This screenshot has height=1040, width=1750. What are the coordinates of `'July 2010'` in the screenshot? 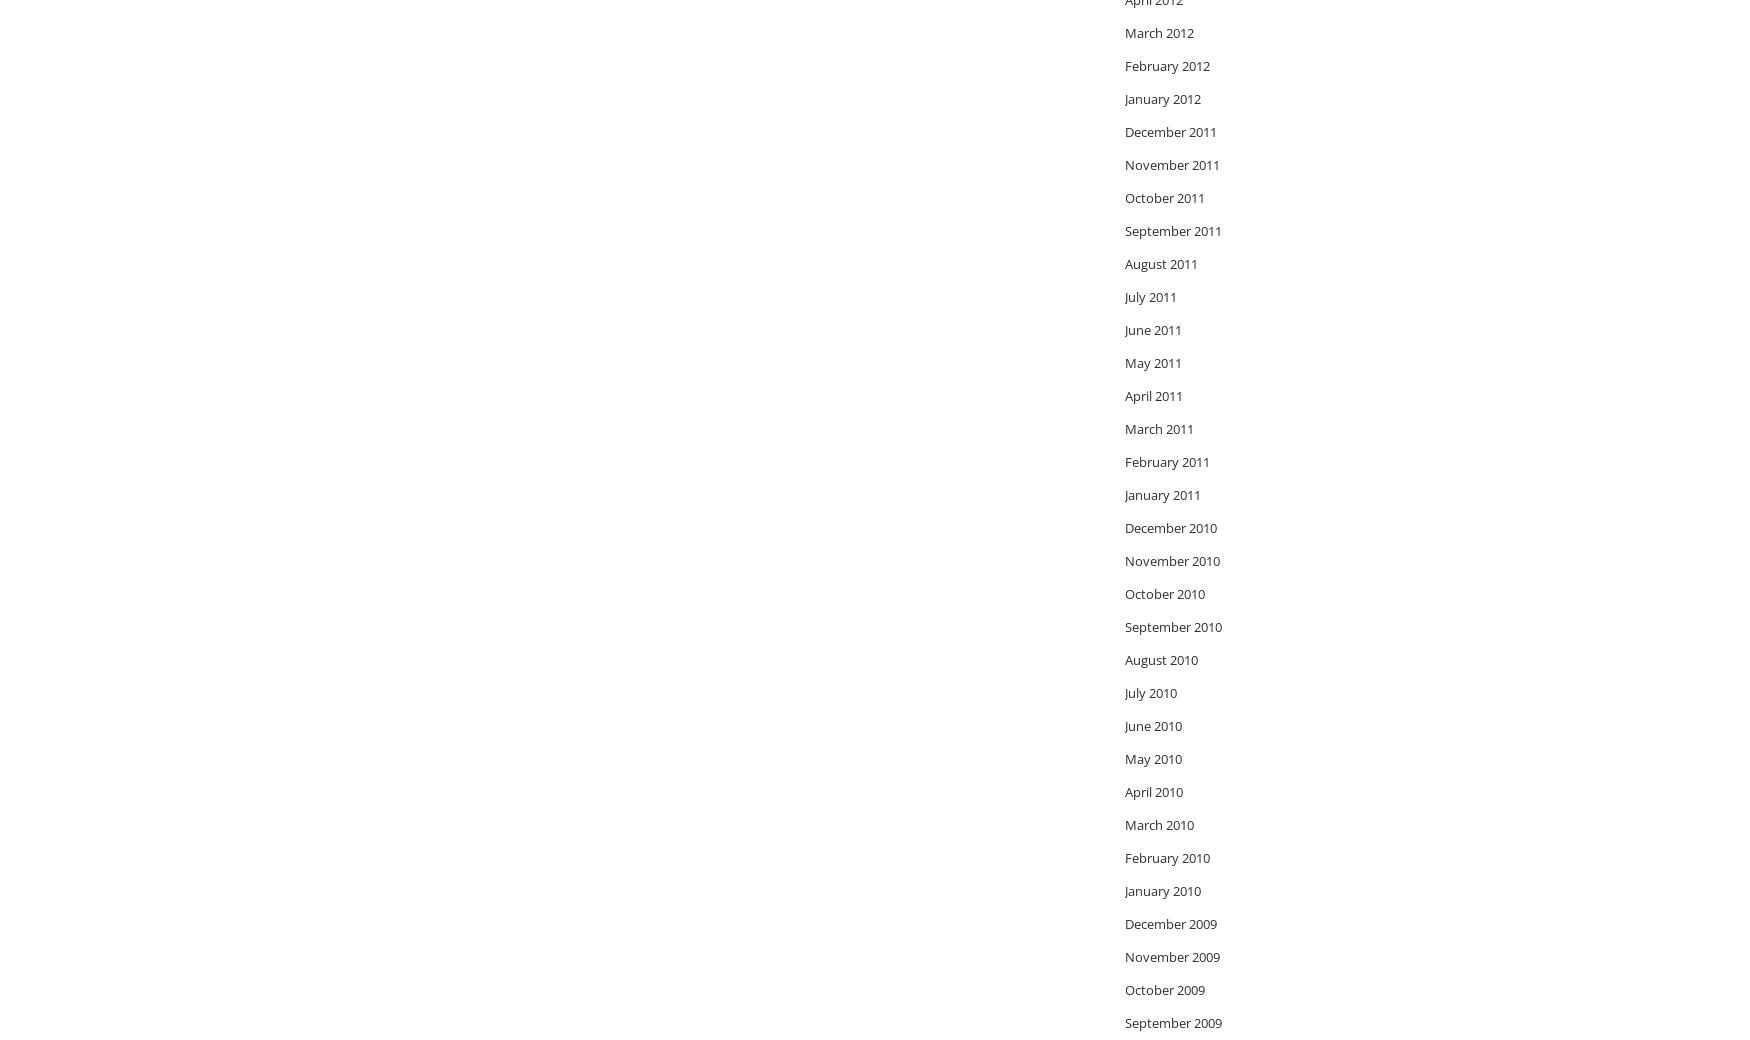 It's located at (1149, 692).